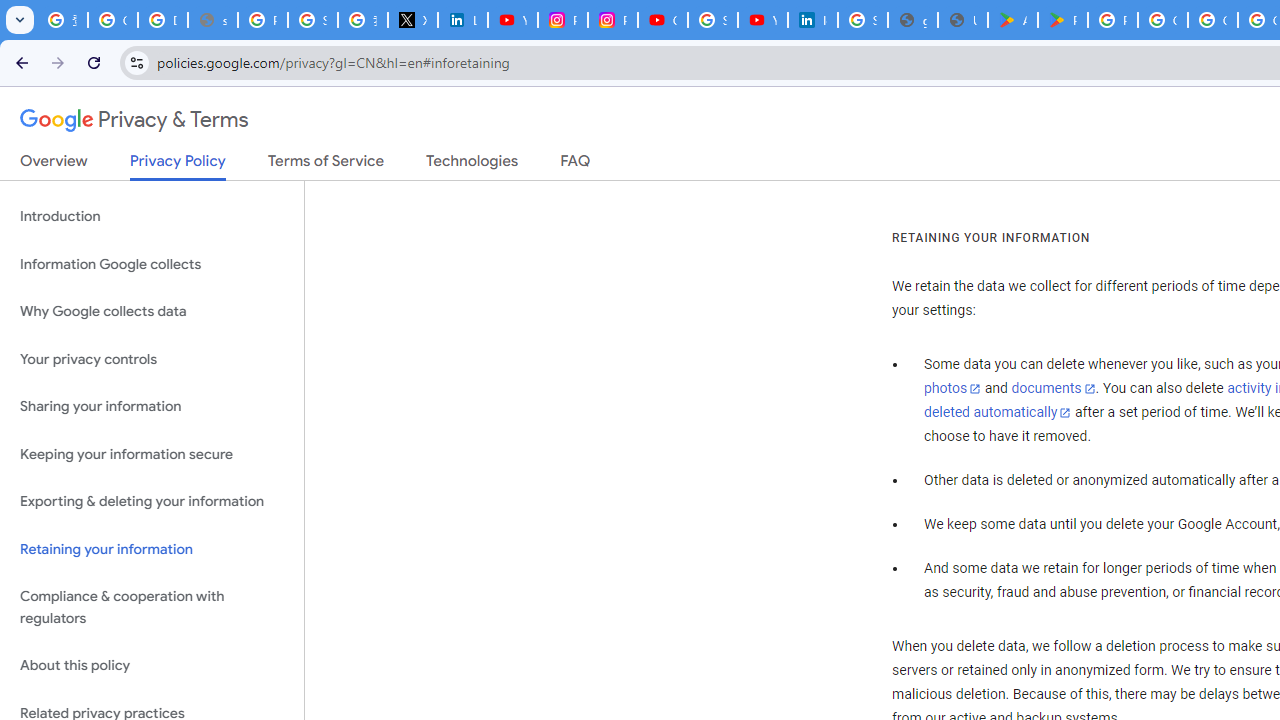 The height and width of the screenshot is (720, 1280). Describe the element at coordinates (1062, 20) in the screenshot. I see `'PAW Patrol Rescue World - Apps on Google Play'` at that location.